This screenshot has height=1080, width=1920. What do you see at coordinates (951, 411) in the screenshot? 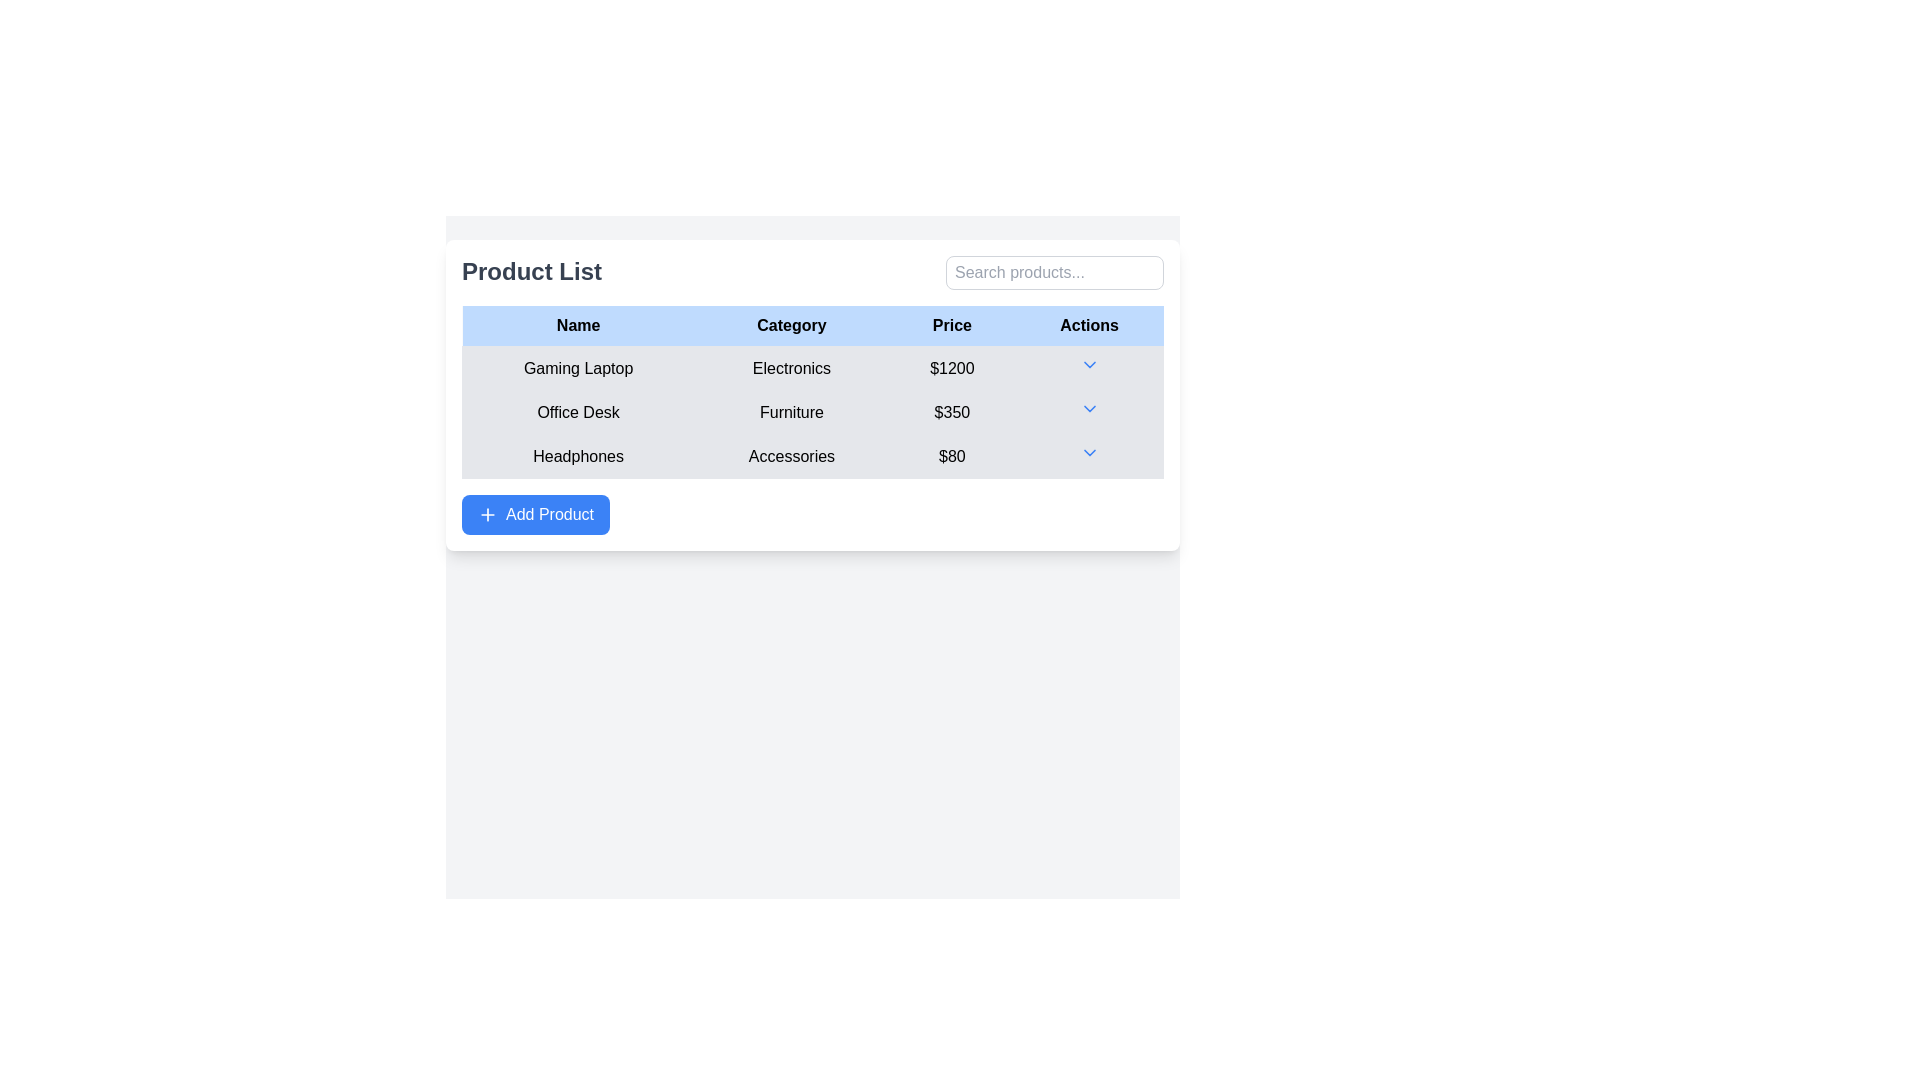
I see `the static text displaying the price '$350' in bold style, located in the third cell of the 'Price' column for the product 'Office Desk' within a gray-shaded table row` at bounding box center [951, 411].